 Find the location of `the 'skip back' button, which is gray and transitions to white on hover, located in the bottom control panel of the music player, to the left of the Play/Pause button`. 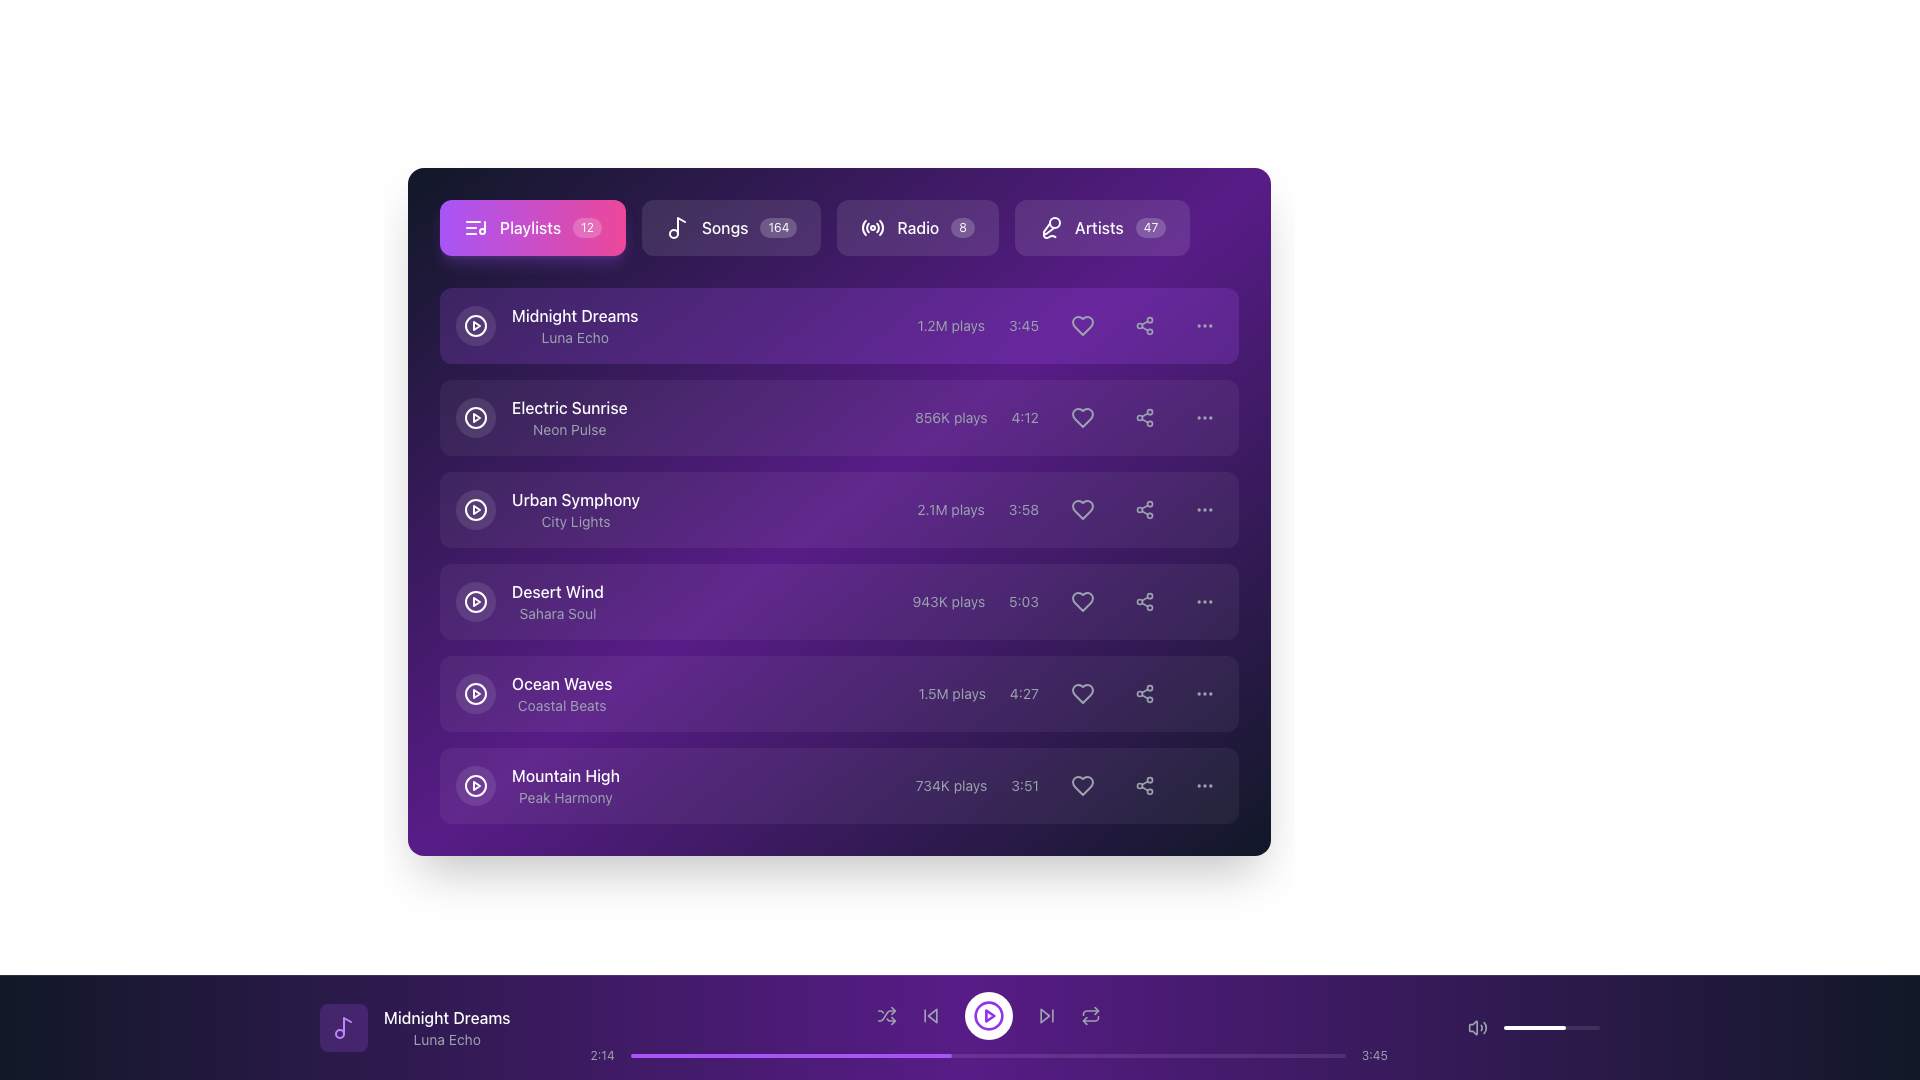

the 'skip back' button, which is gray and transitions to white on hover, located in the bottom control panel of the music player, to the left of the Play/Pause button is located at coordinates (930, 1015).